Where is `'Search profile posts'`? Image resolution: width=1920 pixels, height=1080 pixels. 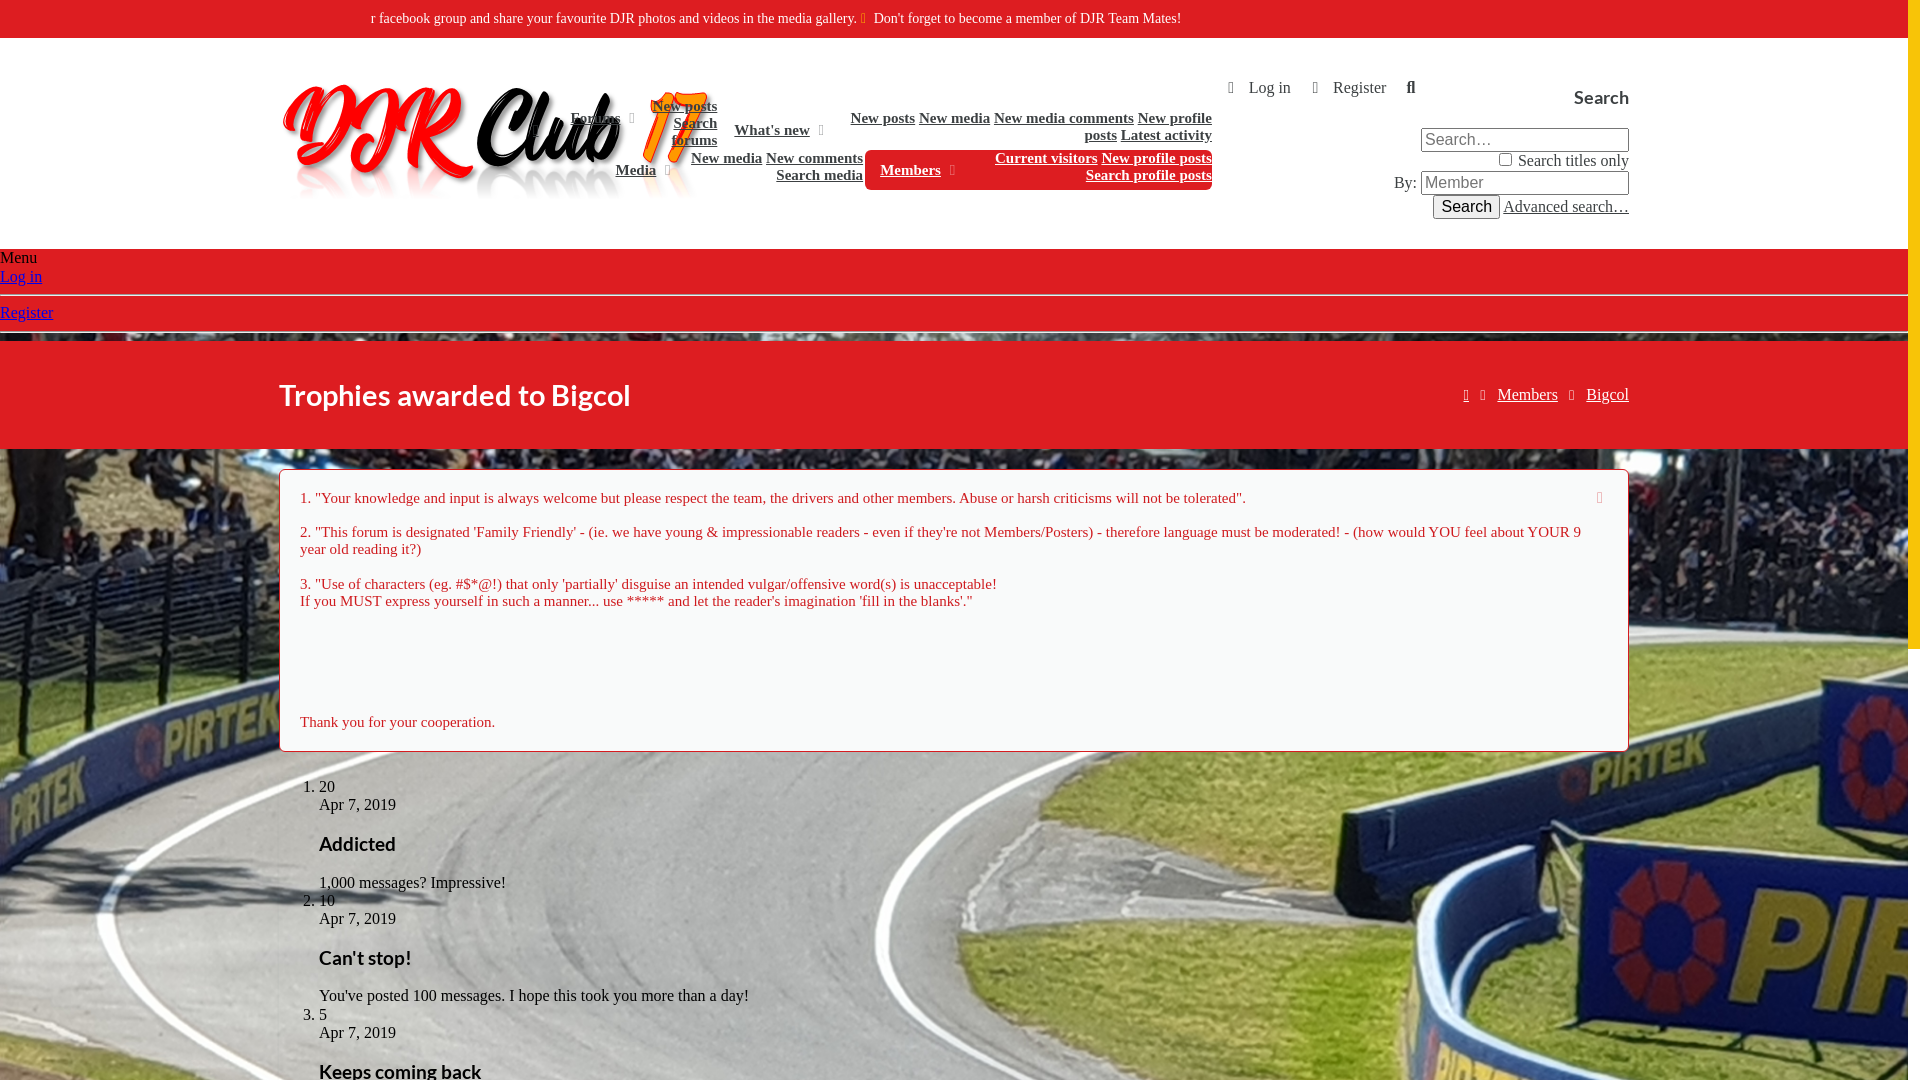 'Search profile posts' is located at coordinates (1148, 173).